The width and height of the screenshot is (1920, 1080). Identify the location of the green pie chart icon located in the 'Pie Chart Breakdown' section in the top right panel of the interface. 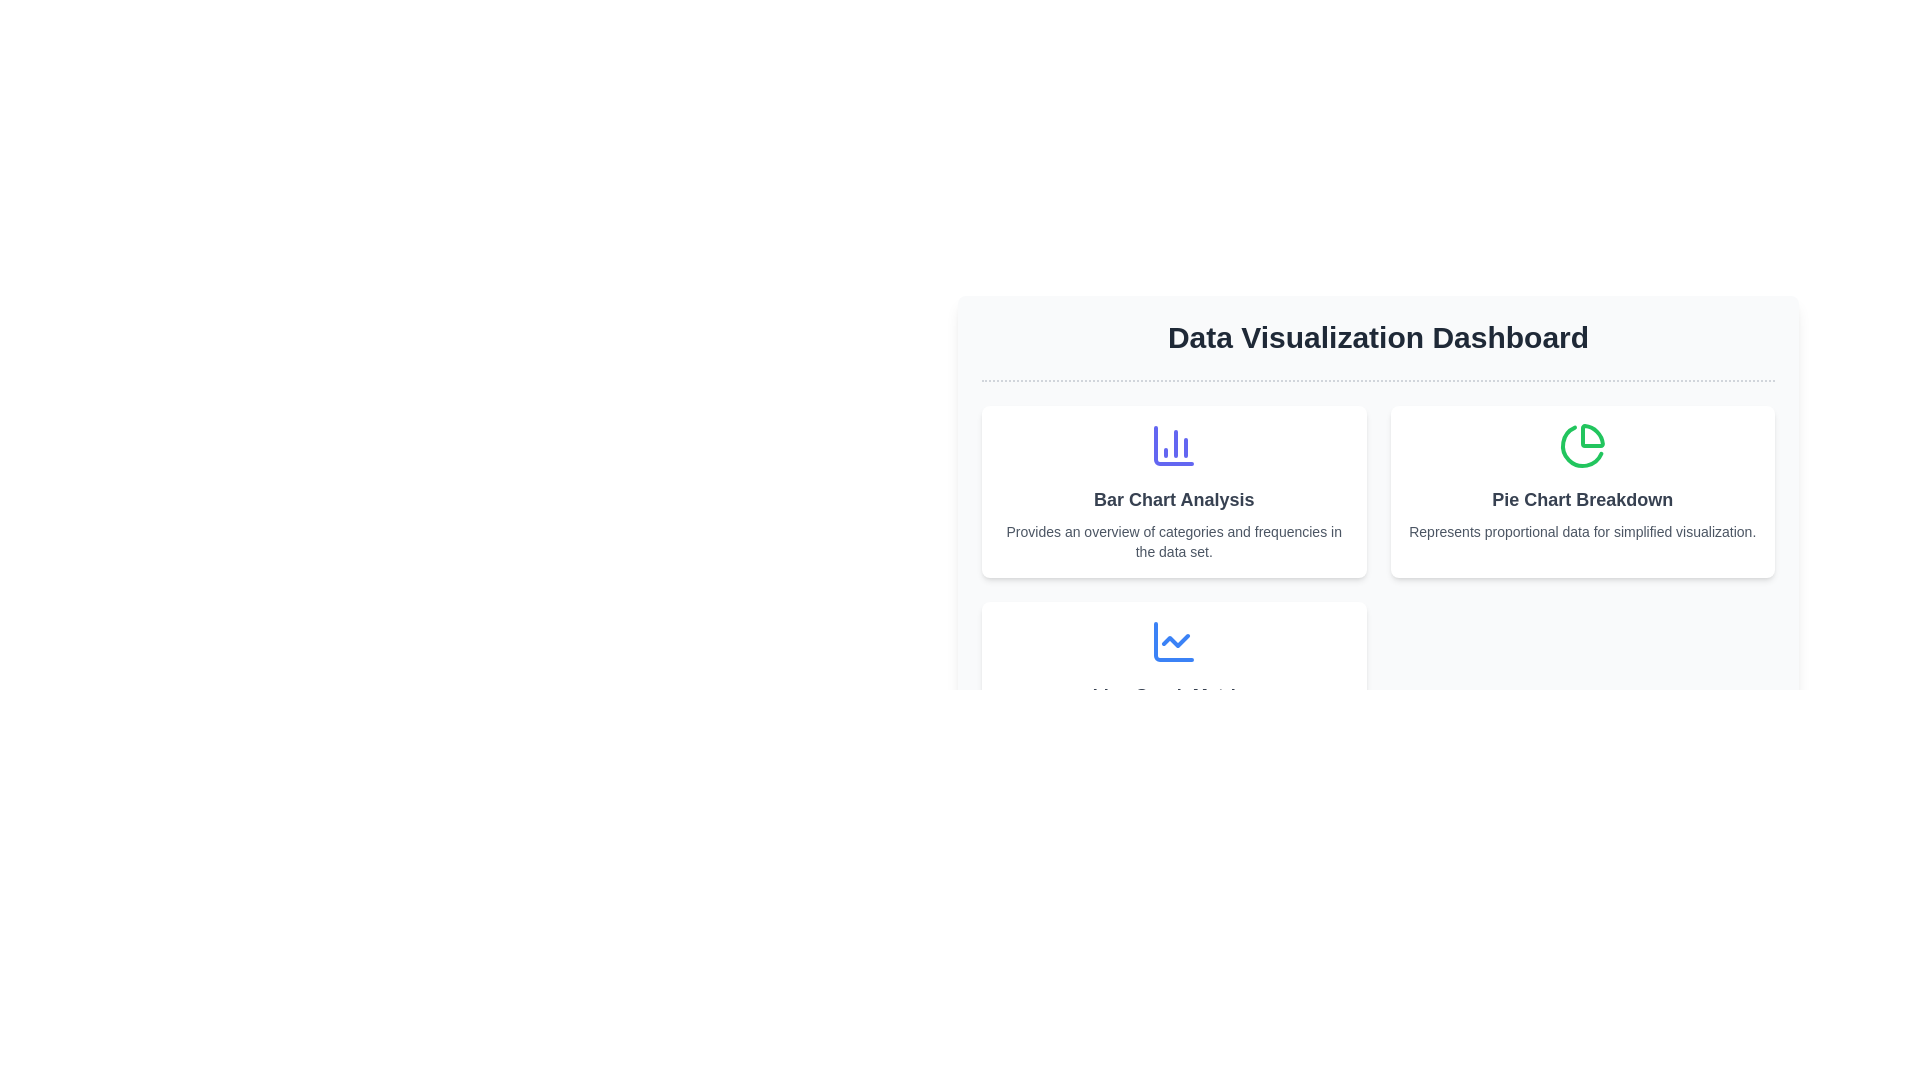
(1580, 445).